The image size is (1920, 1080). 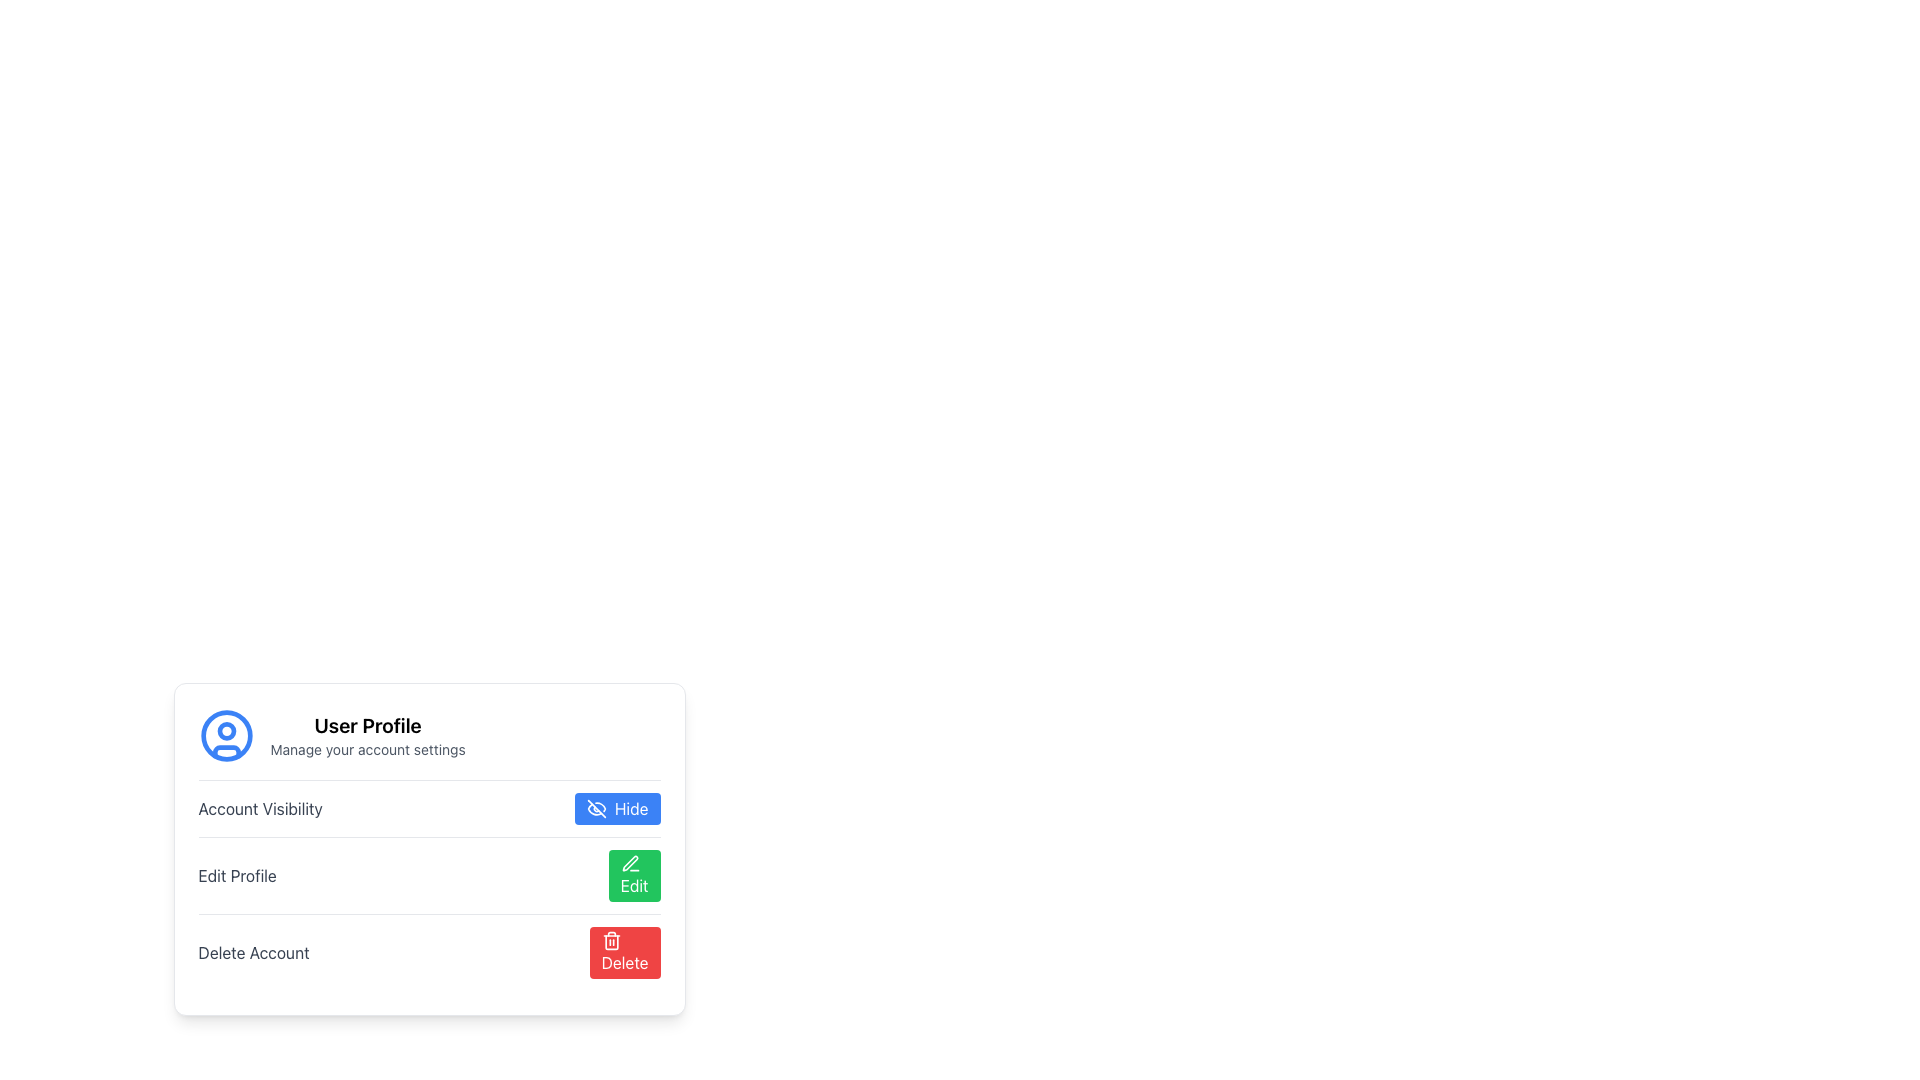 What do you see at coordinates (368, 749) in the screenshot?
I see `the text label 'Manage your account settings' which is located beneath the 'User Profile' heading` at bounding box center [368, 749].